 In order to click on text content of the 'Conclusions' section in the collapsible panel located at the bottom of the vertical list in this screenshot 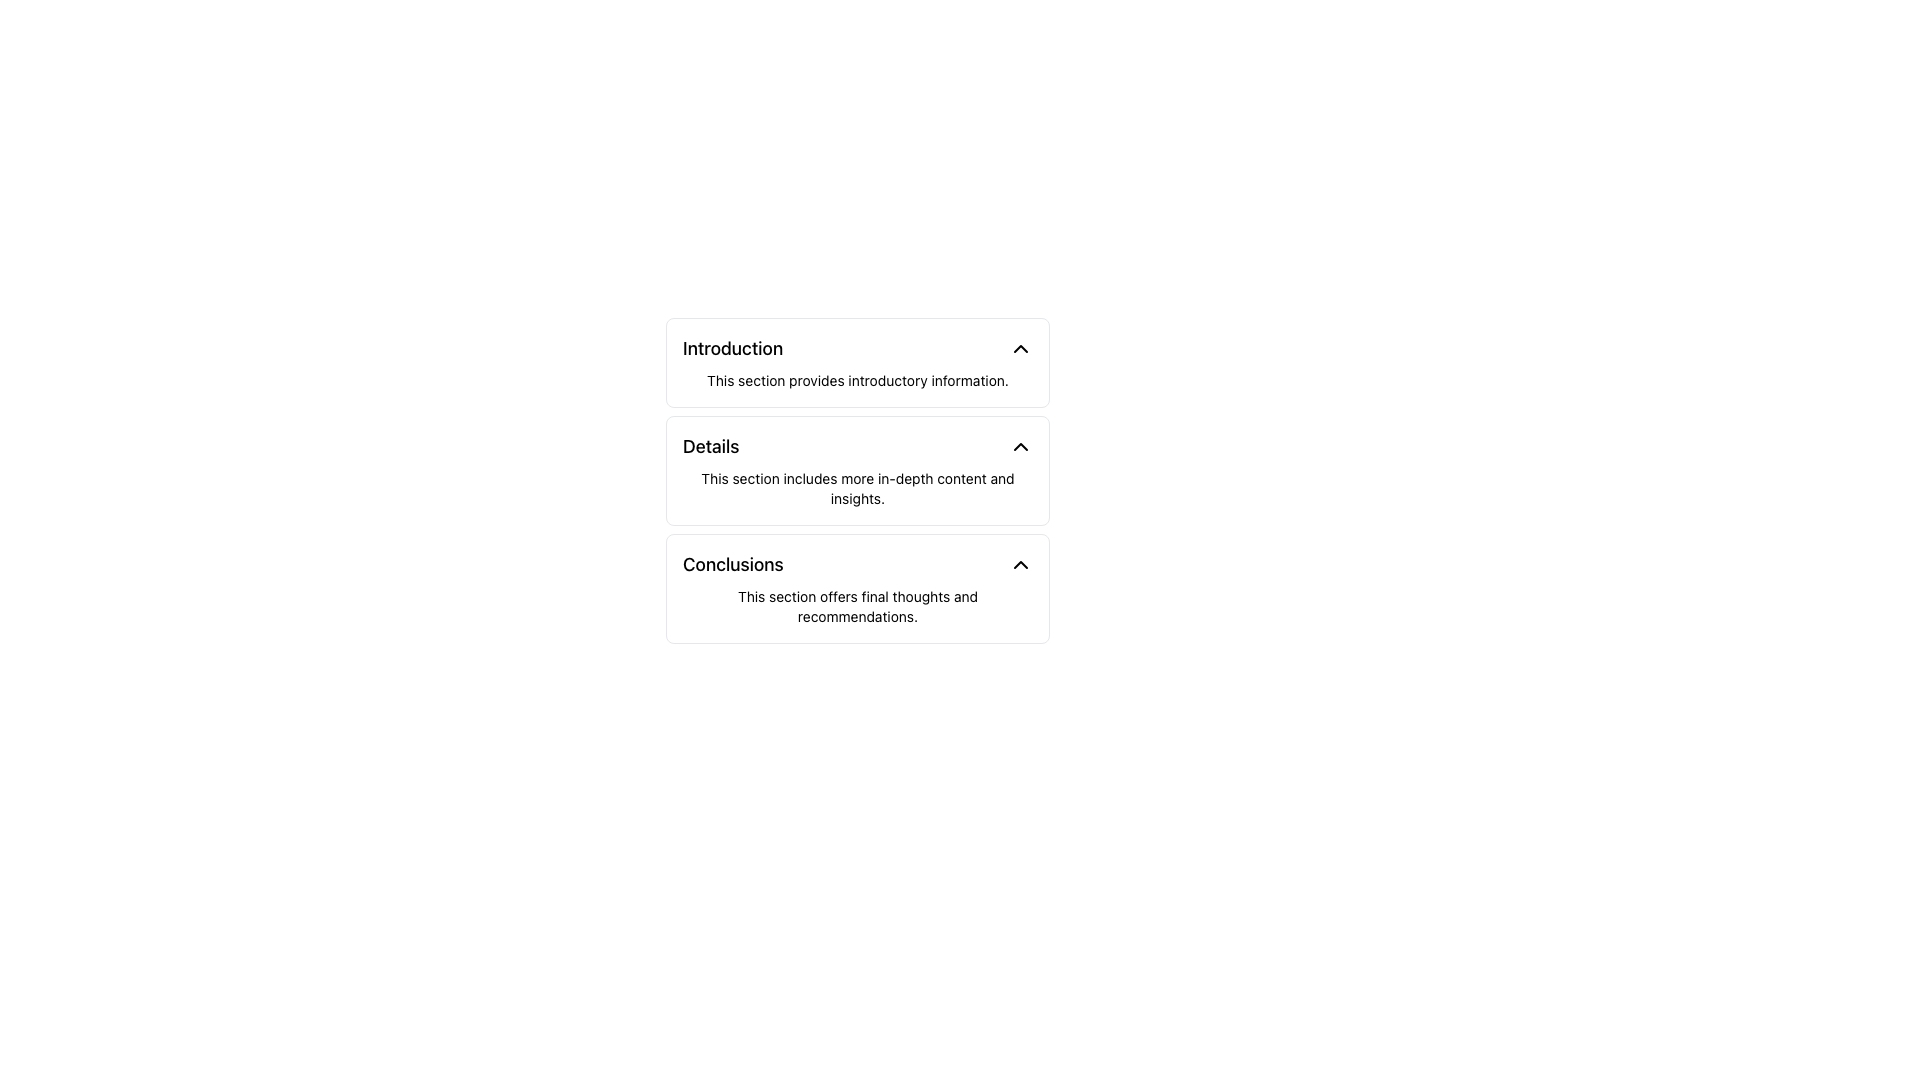, I will do `click(858, 588)`.